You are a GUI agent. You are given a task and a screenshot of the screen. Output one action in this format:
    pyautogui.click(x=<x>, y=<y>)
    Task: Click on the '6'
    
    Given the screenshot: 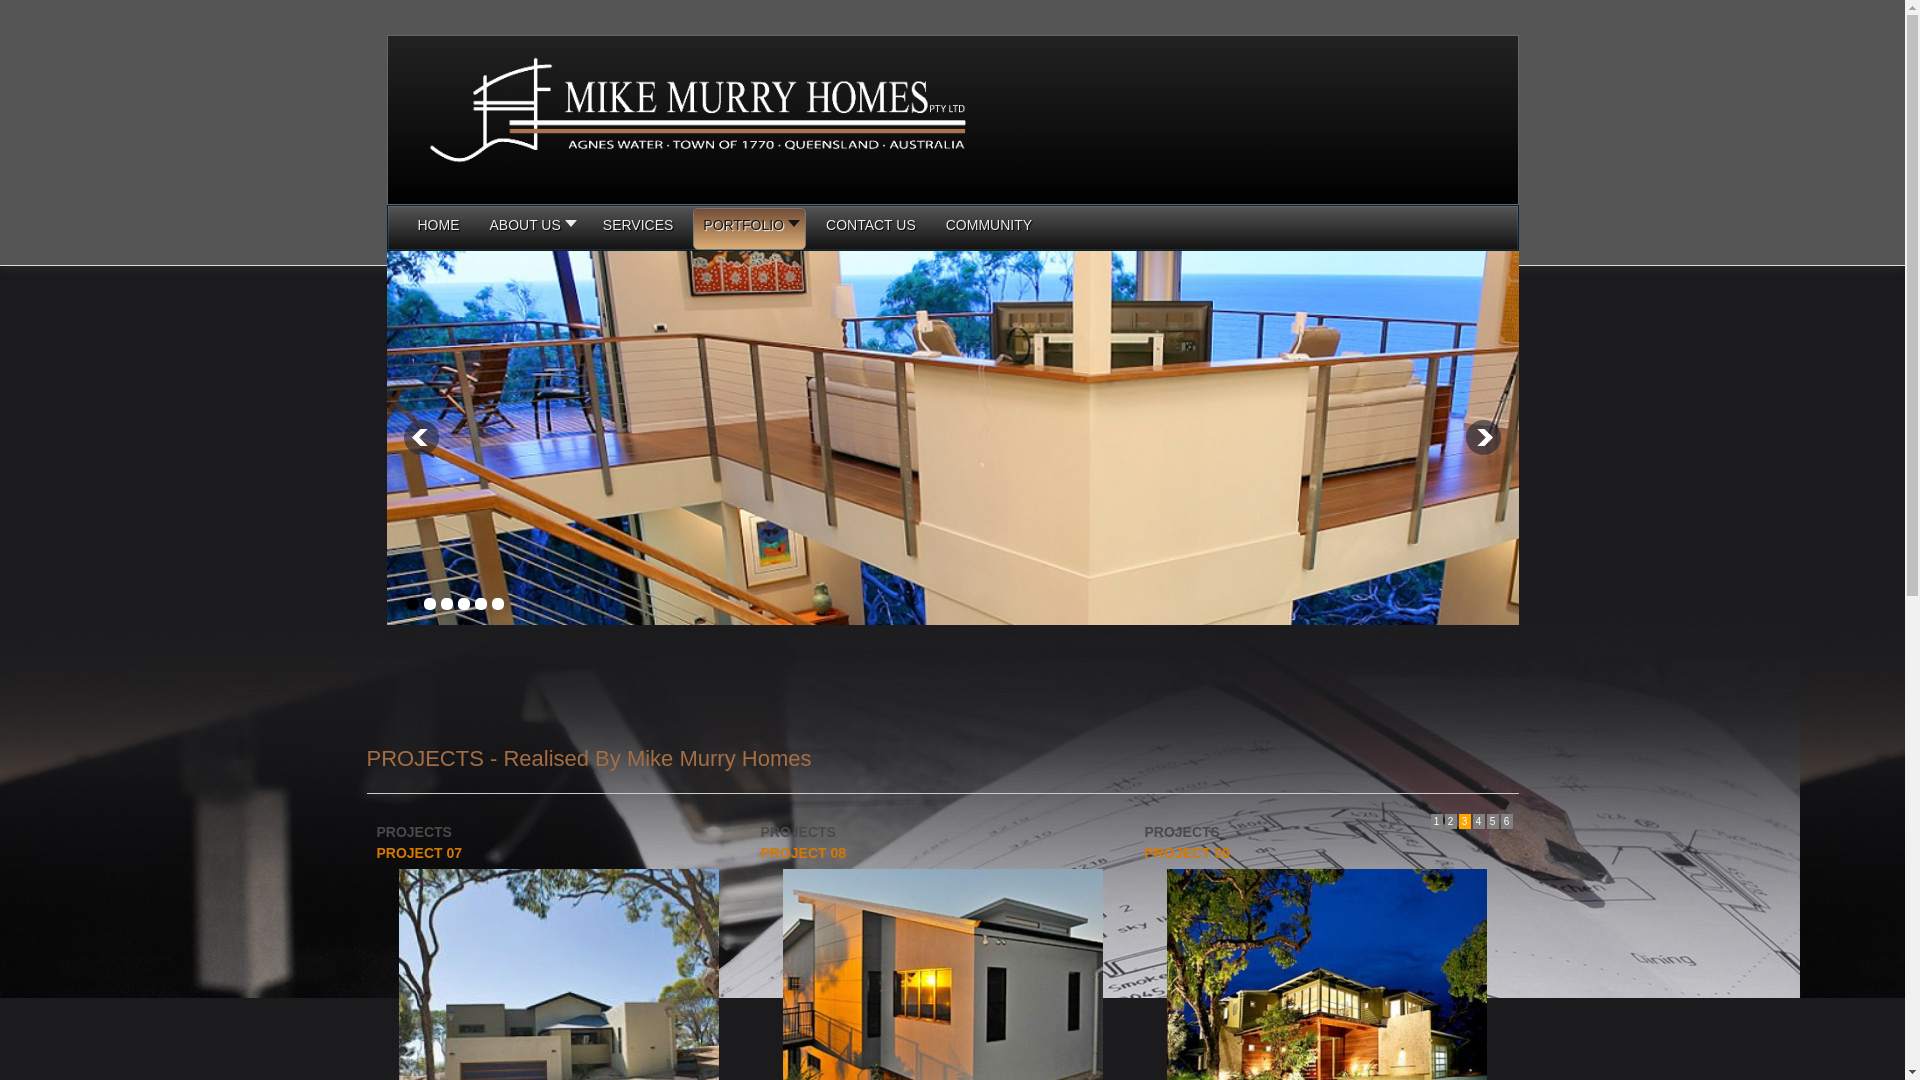 What is the action you would take?
    pyautogui.click(x=1506, y=821)
    